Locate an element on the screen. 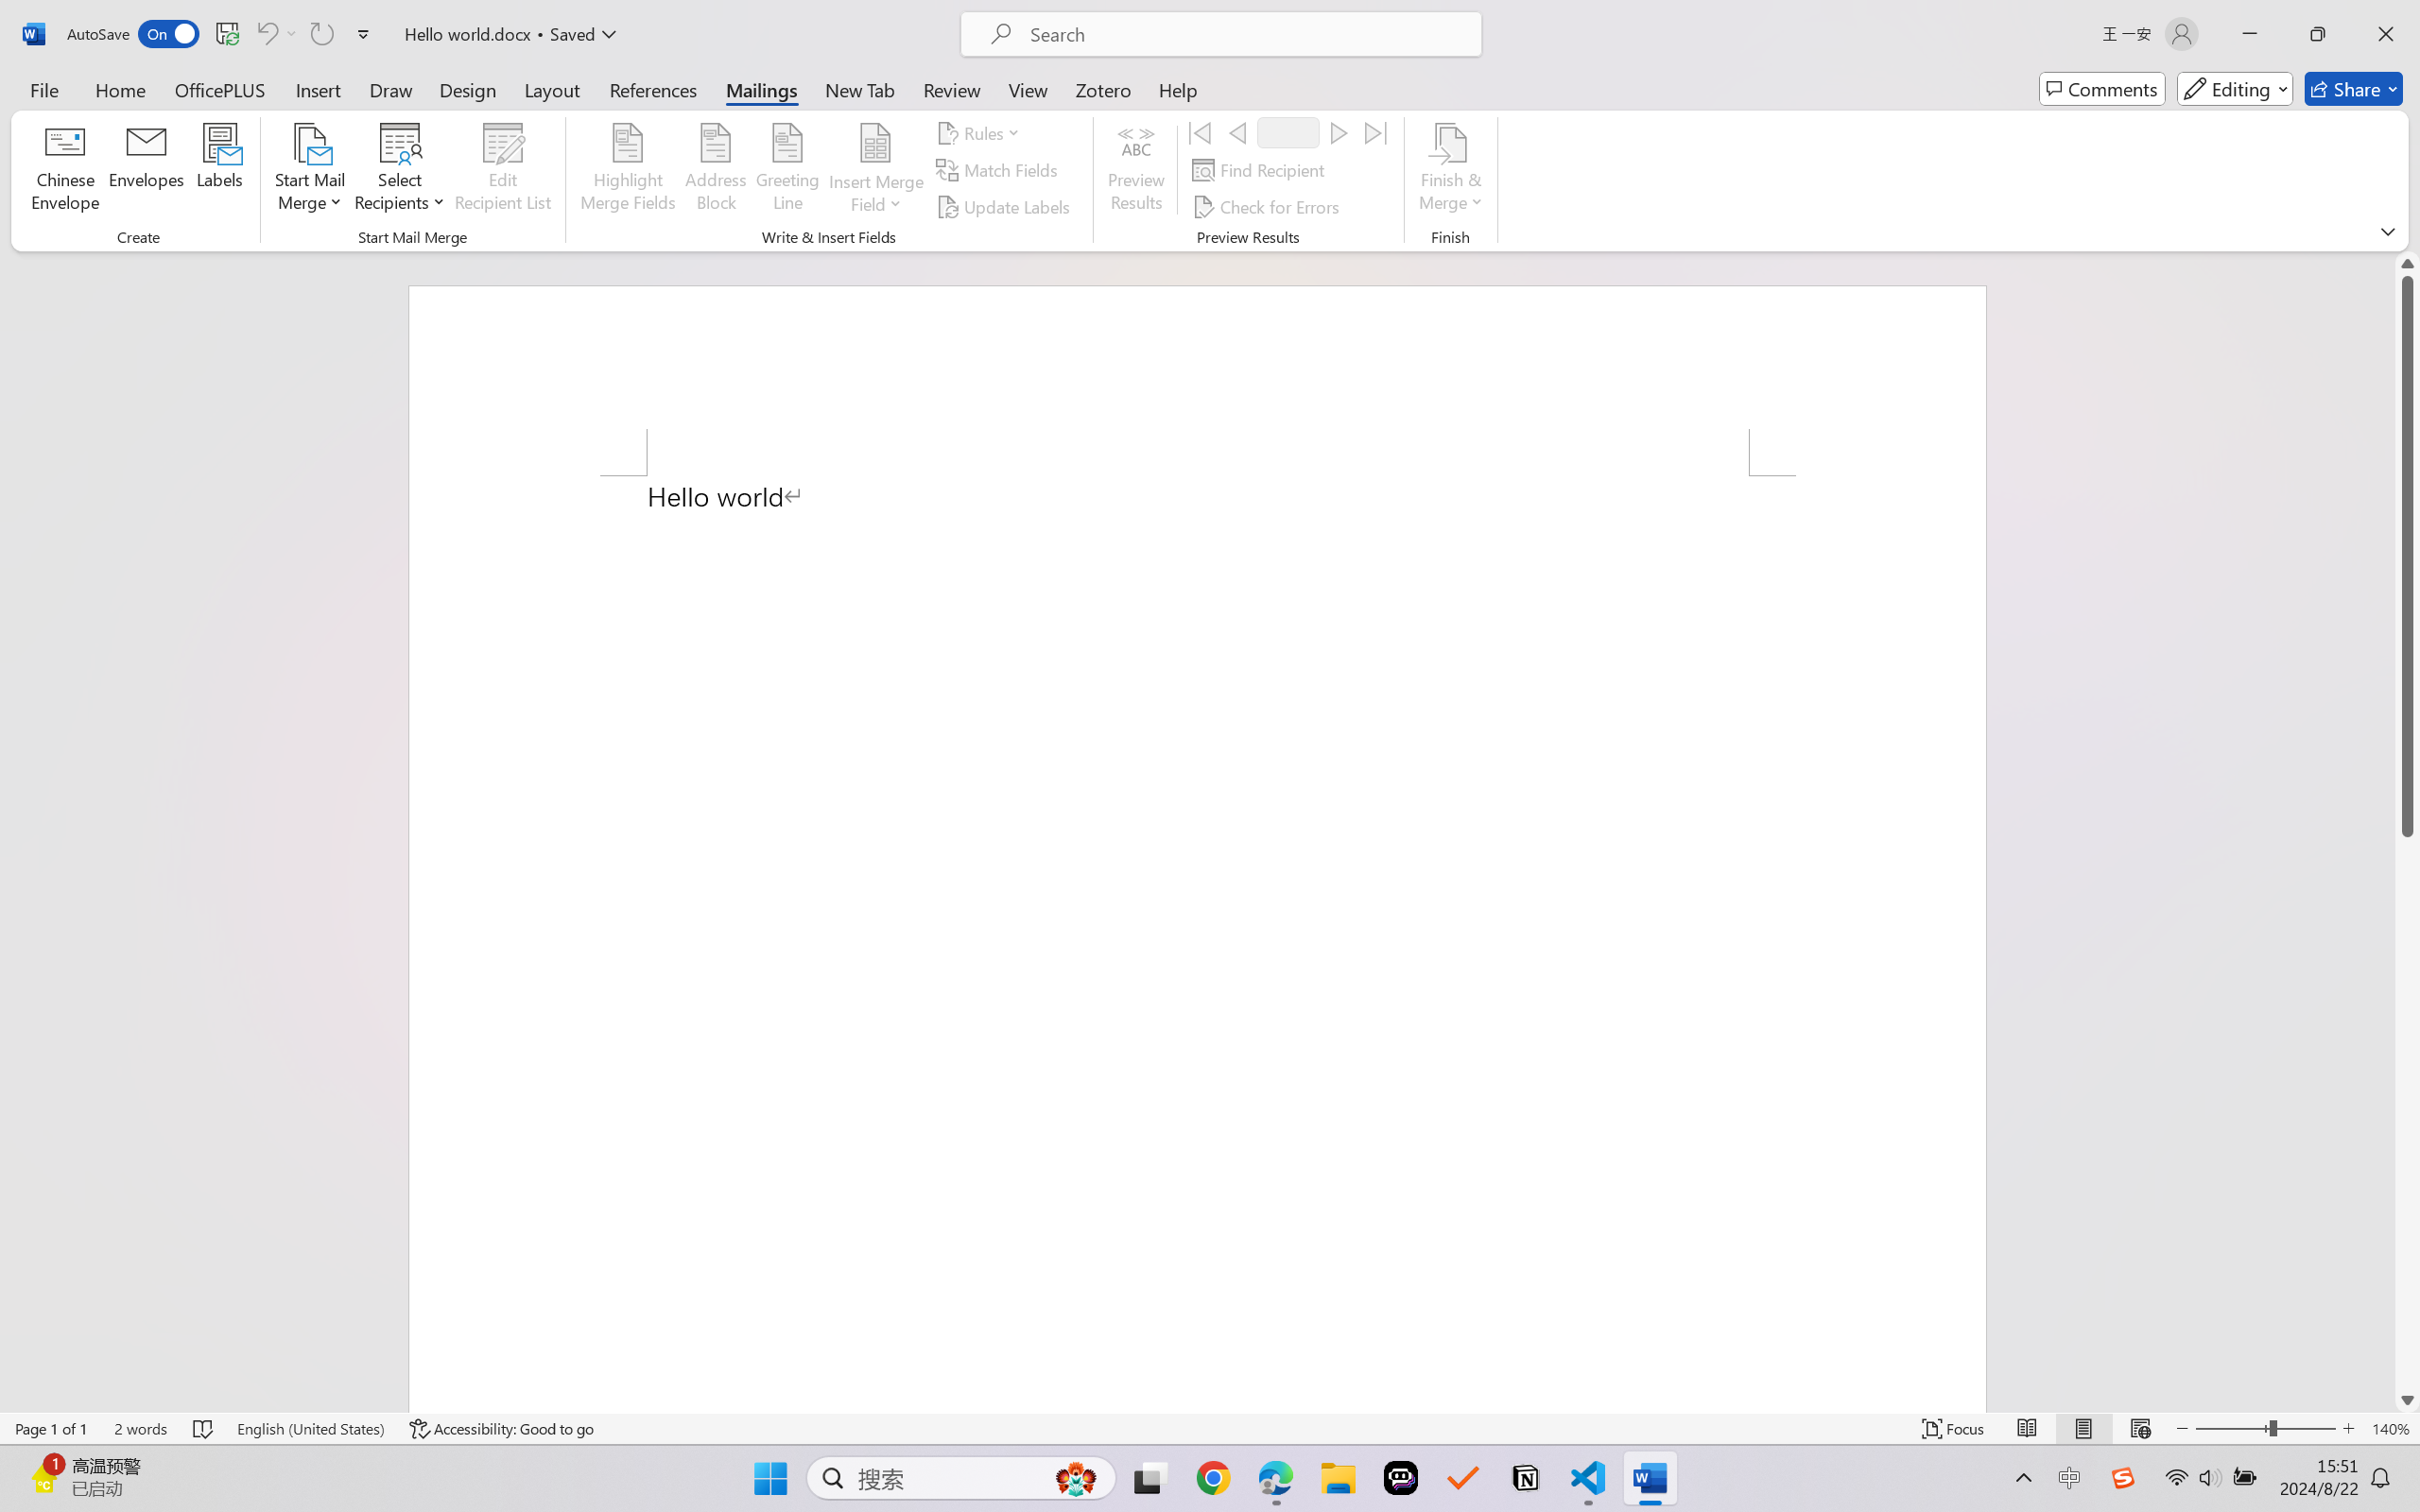  'Mode' is located at coordinates (2235, 88).